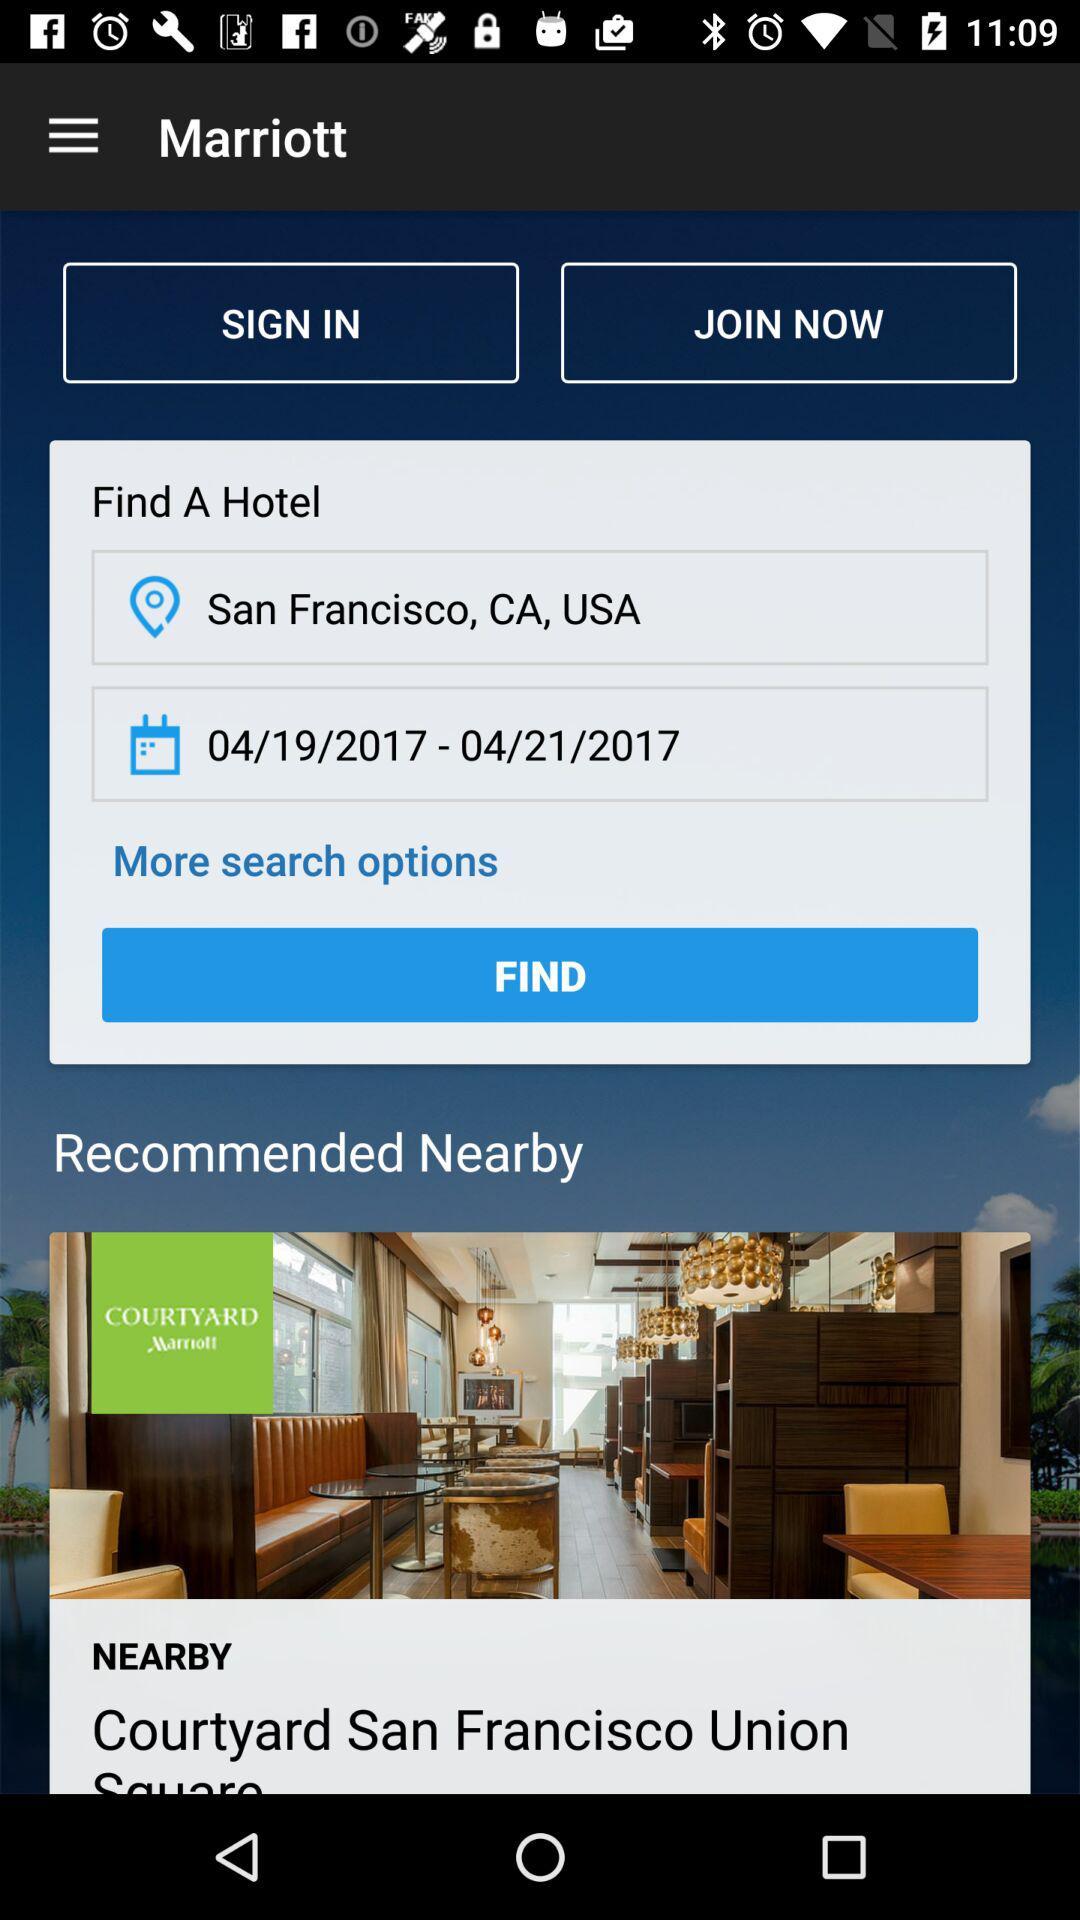 This screenshot has height=1920, width=1080. Describe the element at coordinates (290, 322) in the screenshot. I see `sign in item` at that location.